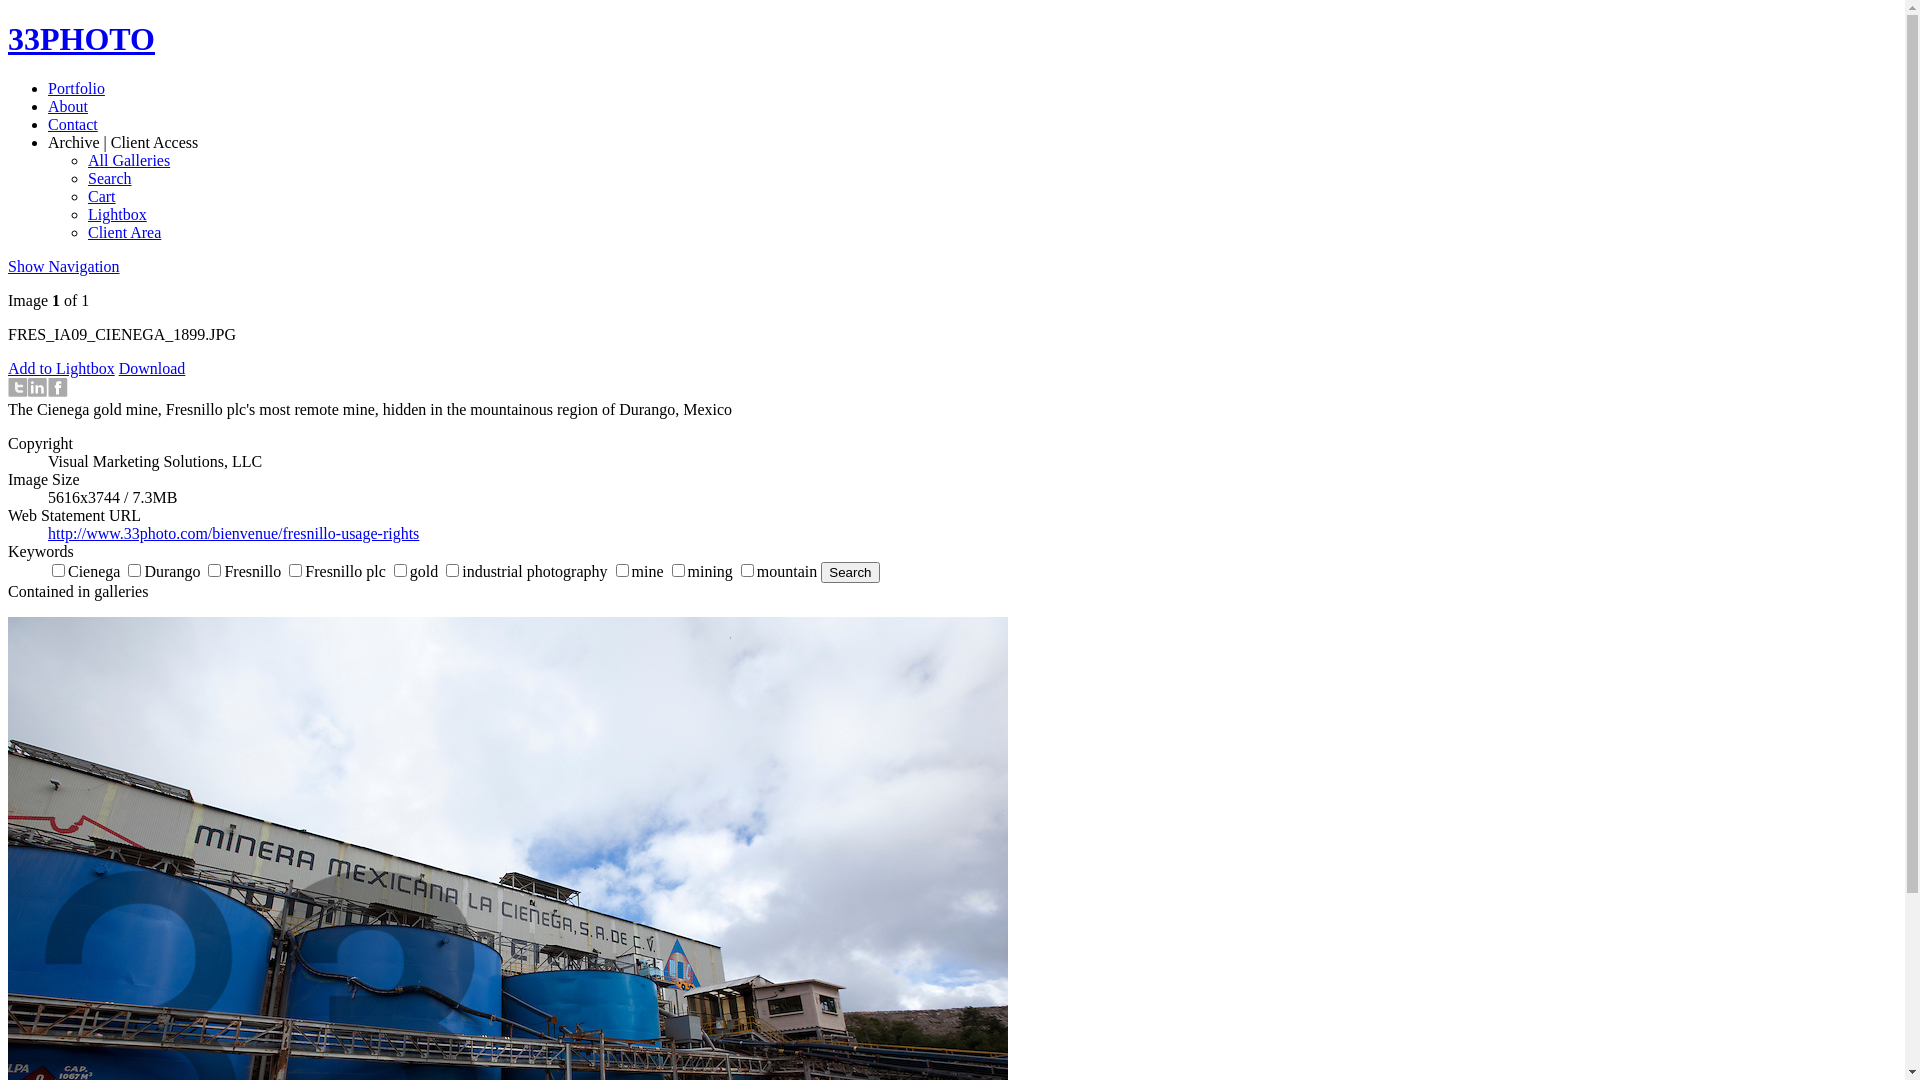 The width and height of the screenshot is (1920, 1080). Describe the element at coordinates (128, 159) in the screenshot. I see `'All Galleries'` at that location.